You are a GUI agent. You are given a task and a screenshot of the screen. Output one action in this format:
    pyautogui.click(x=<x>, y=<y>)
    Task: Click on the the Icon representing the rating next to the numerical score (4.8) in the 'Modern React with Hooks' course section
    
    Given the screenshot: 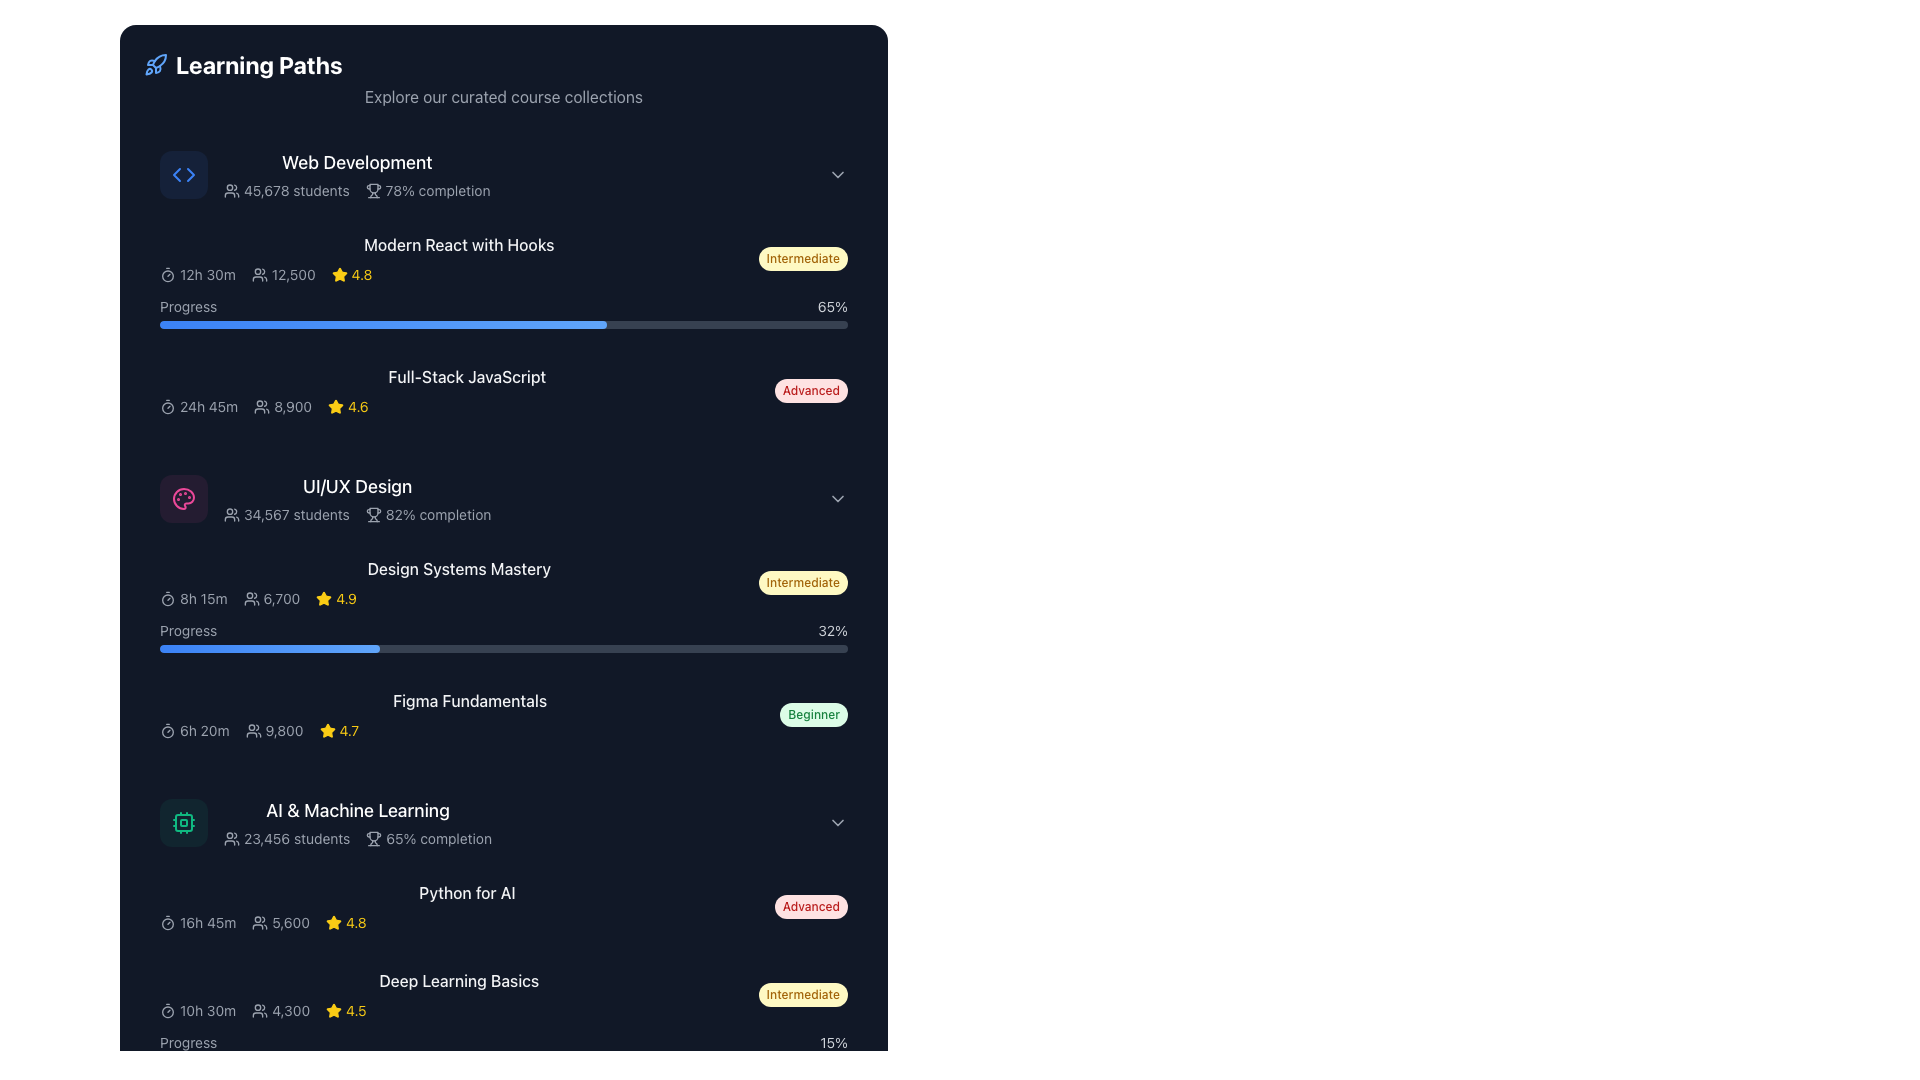 What is the action you would take?
    pyautogui.click(x=339, y=274)
    